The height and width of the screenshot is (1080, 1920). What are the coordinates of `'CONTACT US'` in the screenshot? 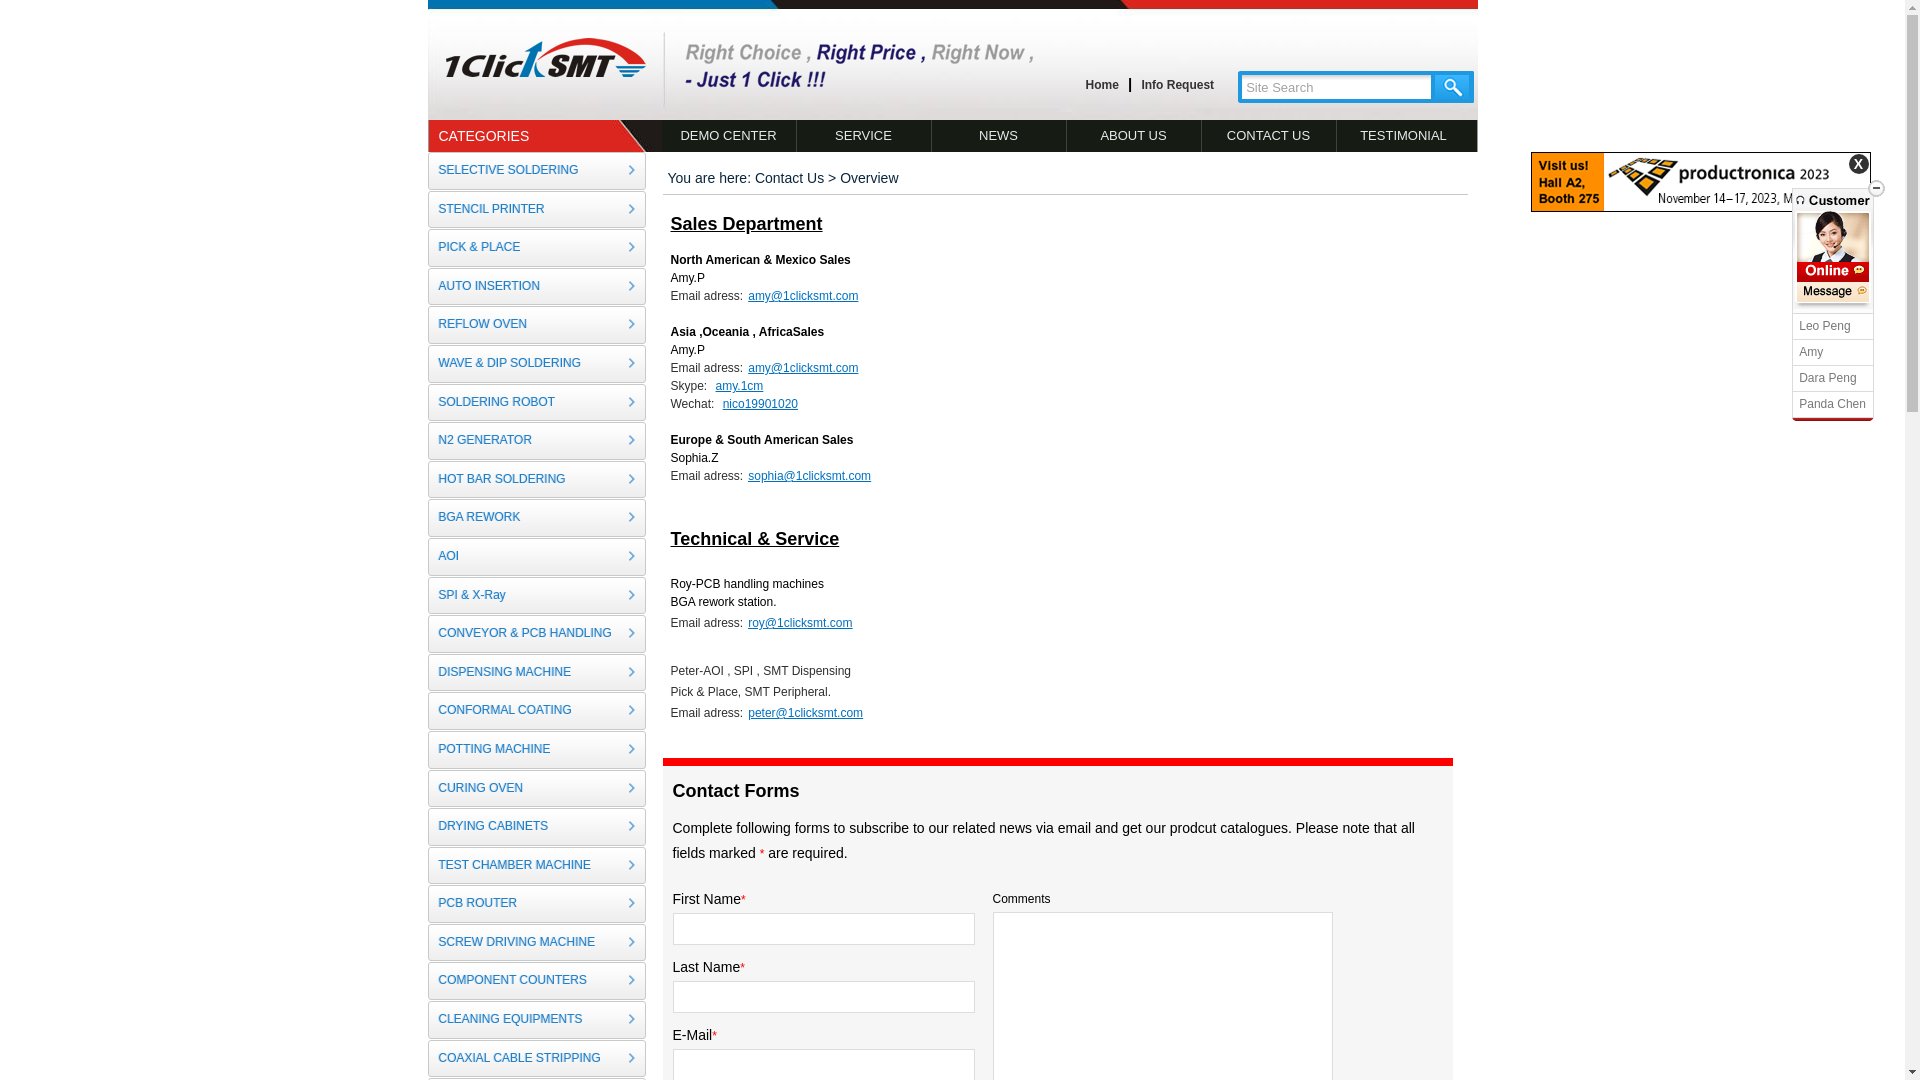 It's located at (1268, 135).